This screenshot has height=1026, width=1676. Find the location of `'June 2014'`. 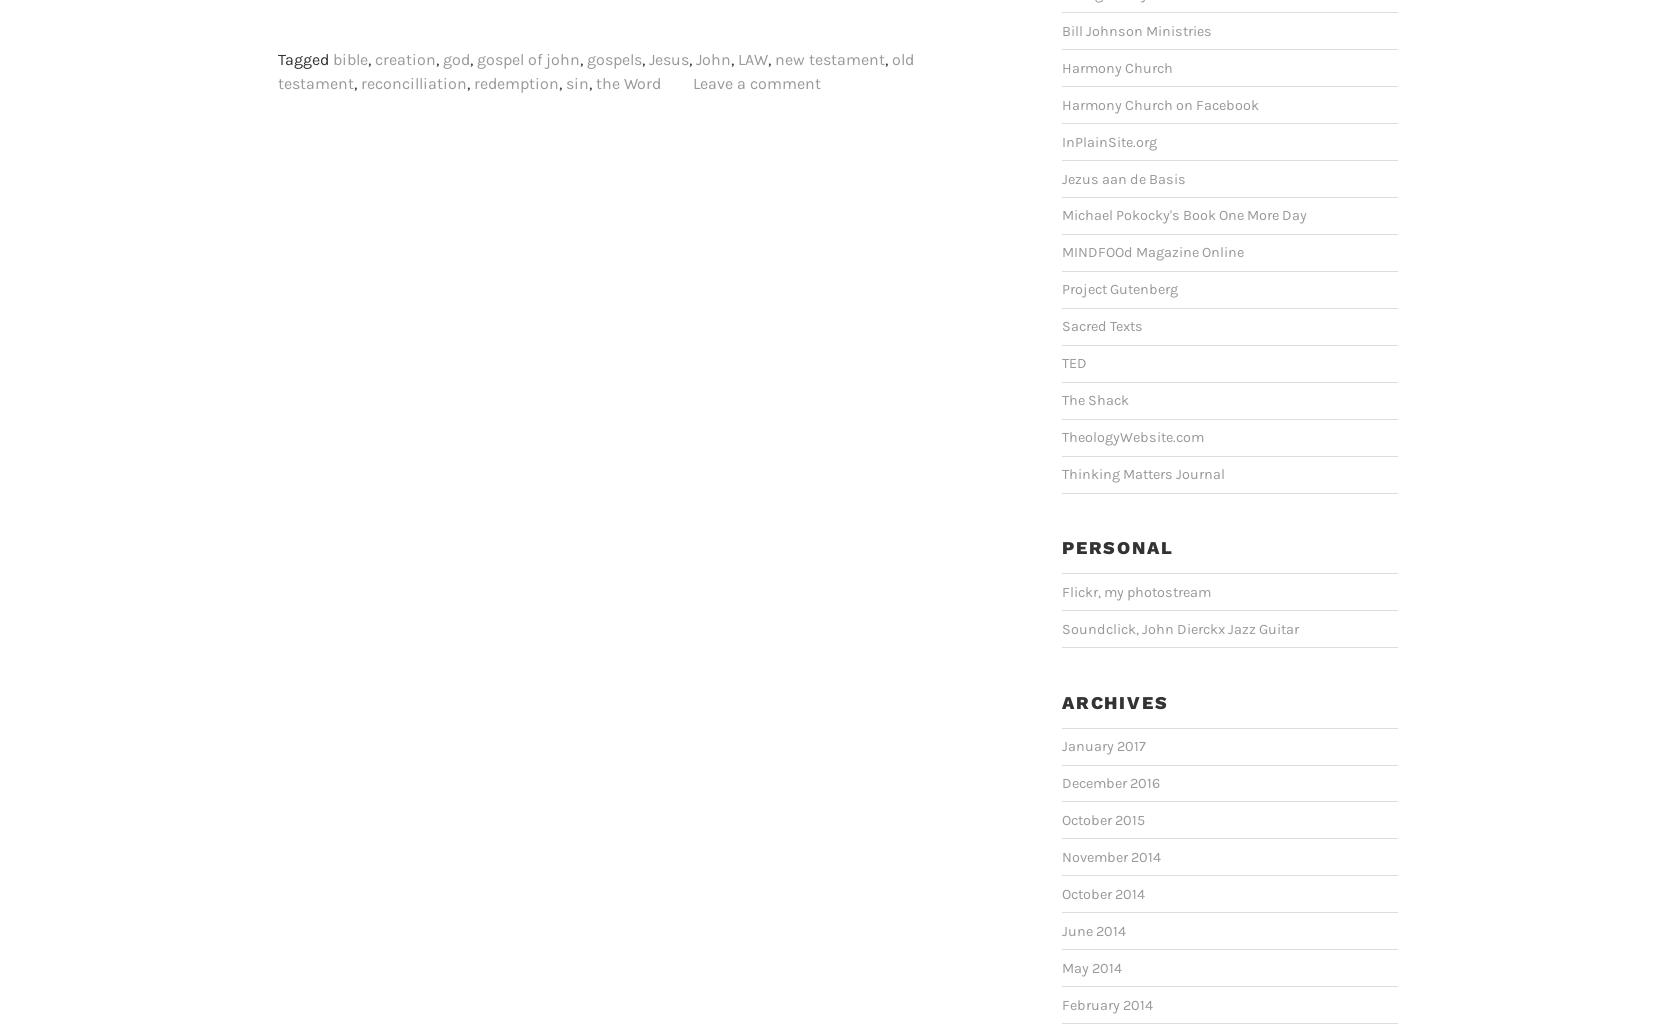

'June 2014' is located at coordinates (1092, 930).